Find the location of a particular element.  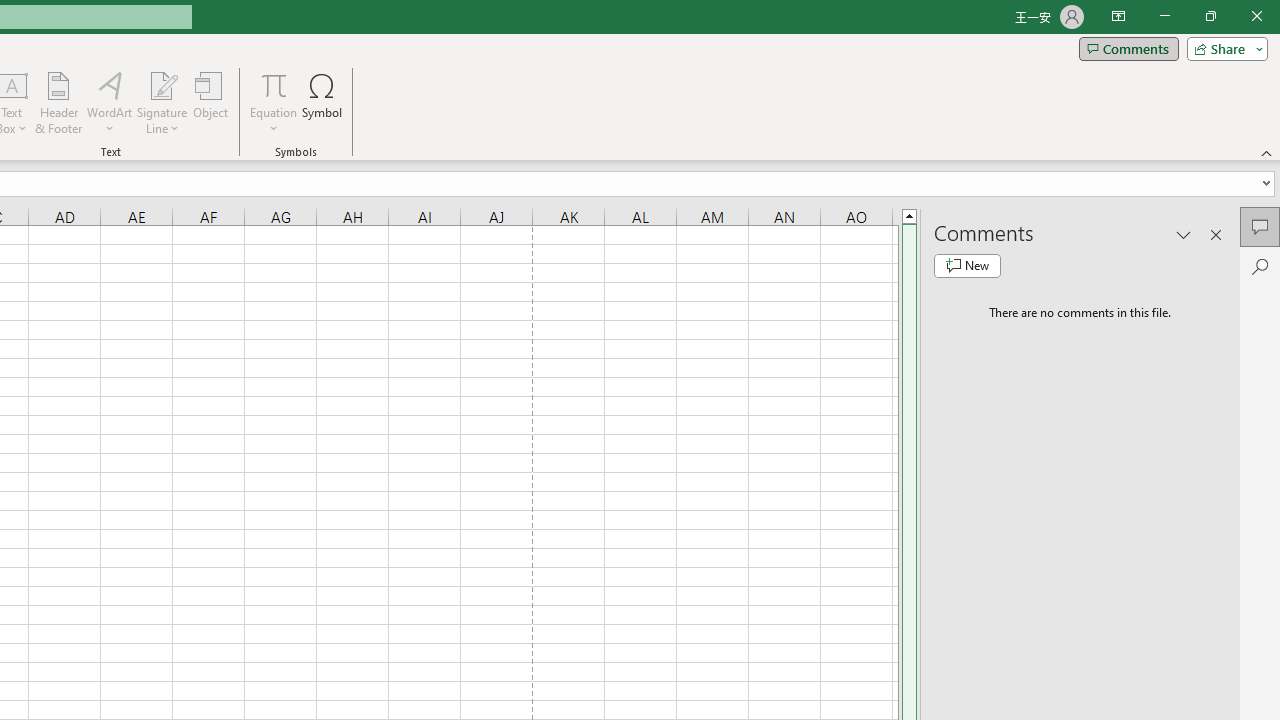

'Header & Footer...' is located at coordinates (58, 103).